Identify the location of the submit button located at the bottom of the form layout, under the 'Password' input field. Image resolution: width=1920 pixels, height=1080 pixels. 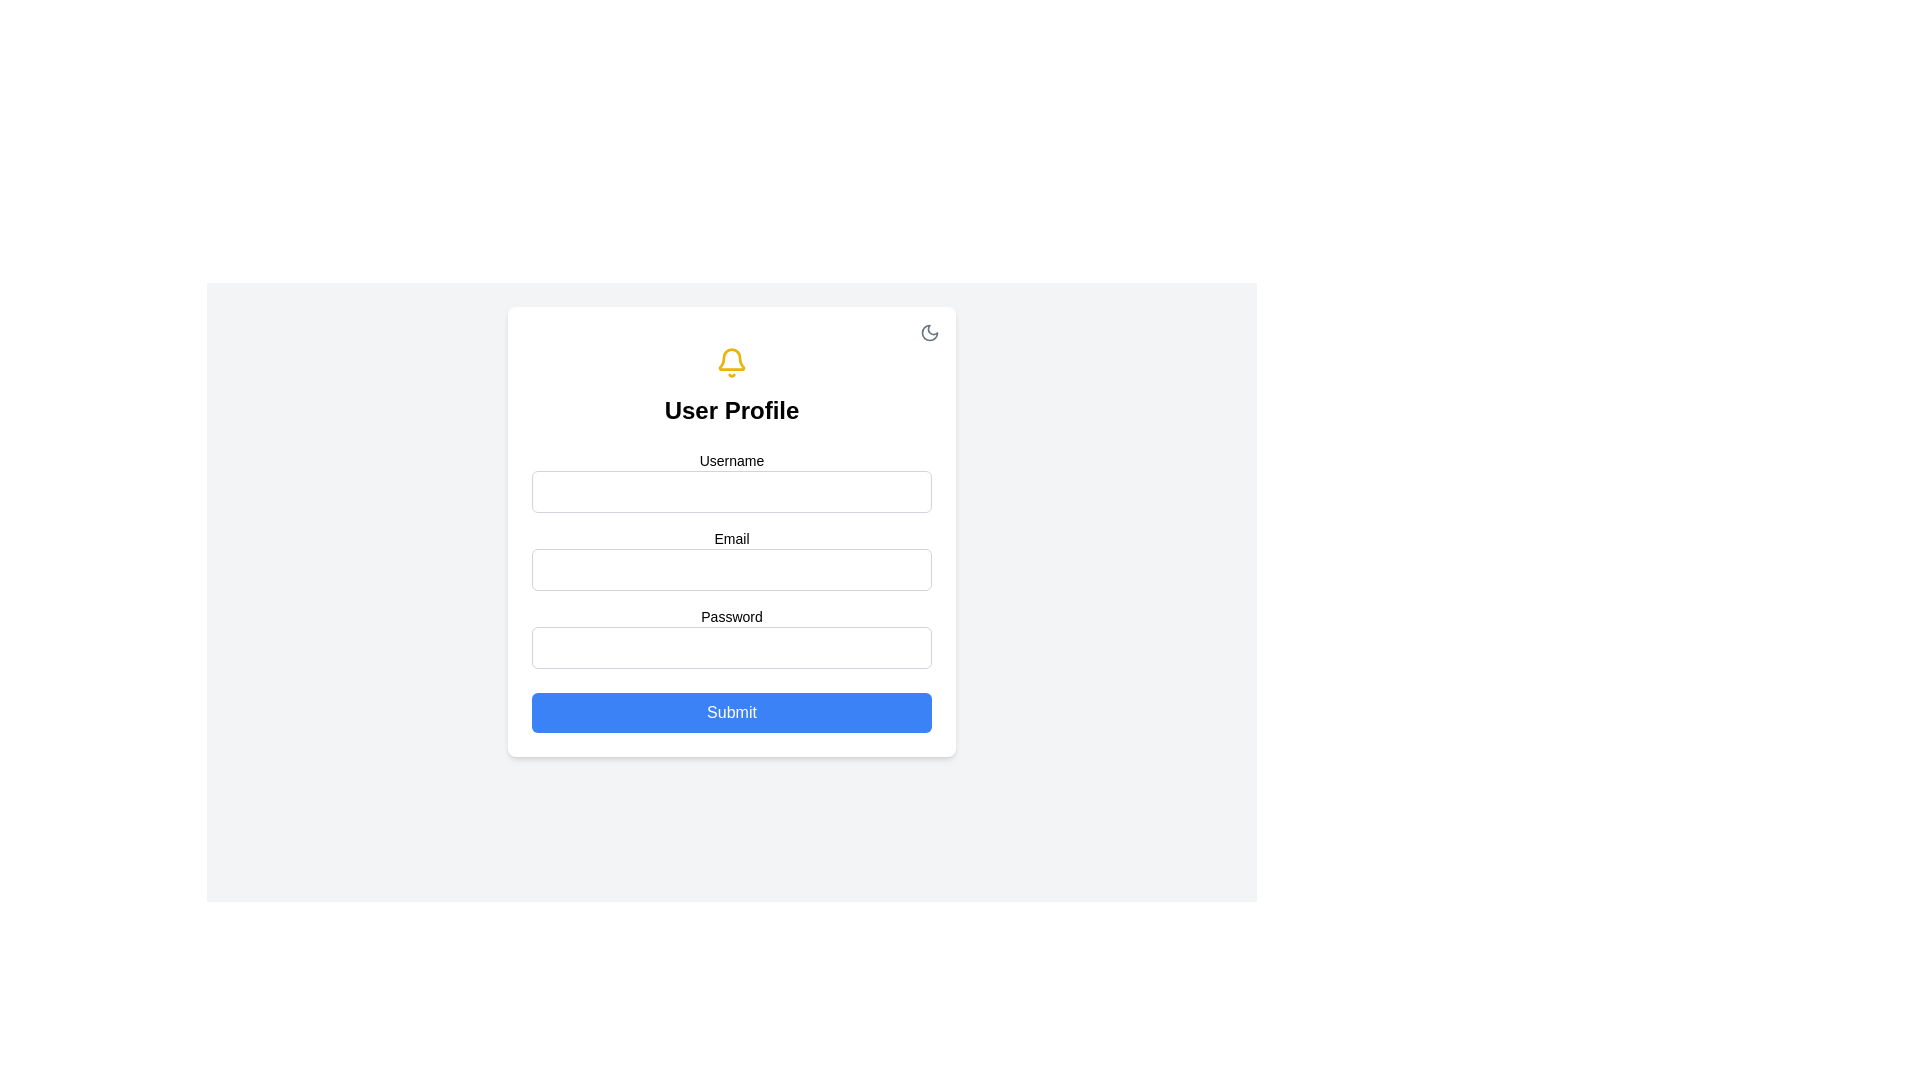
(730, 712).